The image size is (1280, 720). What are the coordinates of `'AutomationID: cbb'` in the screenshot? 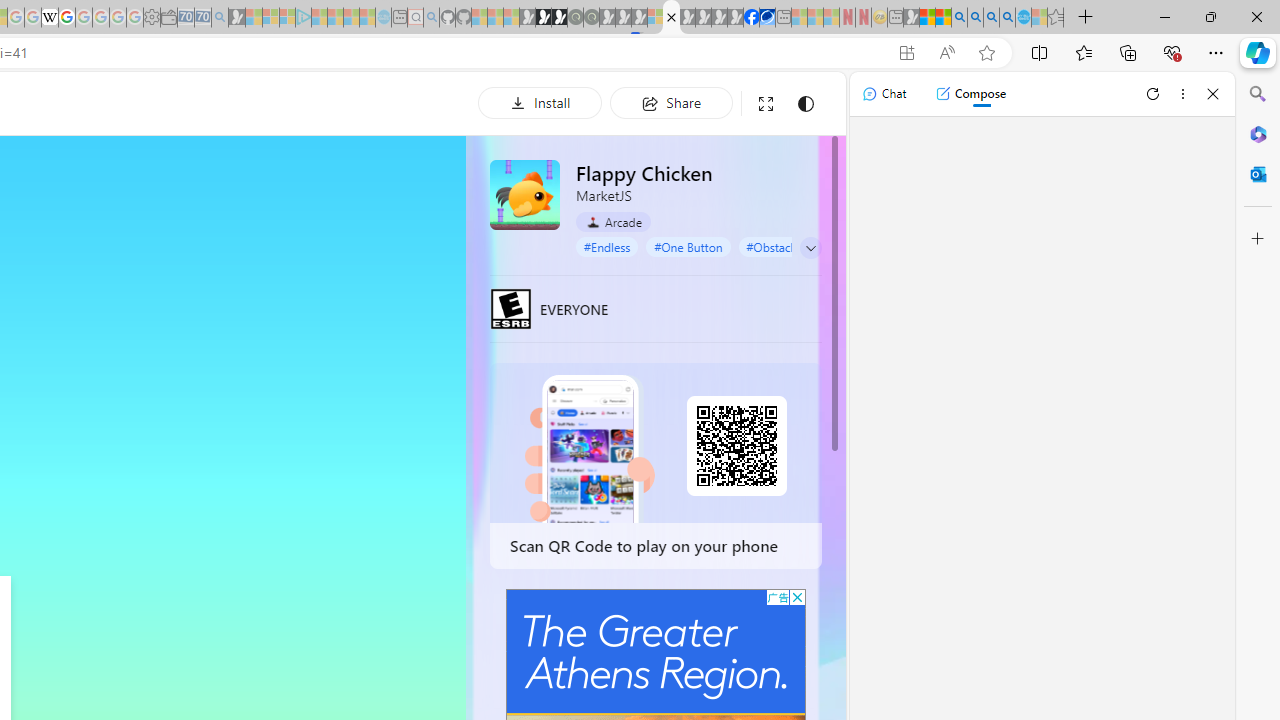 It's located at (796, 596).